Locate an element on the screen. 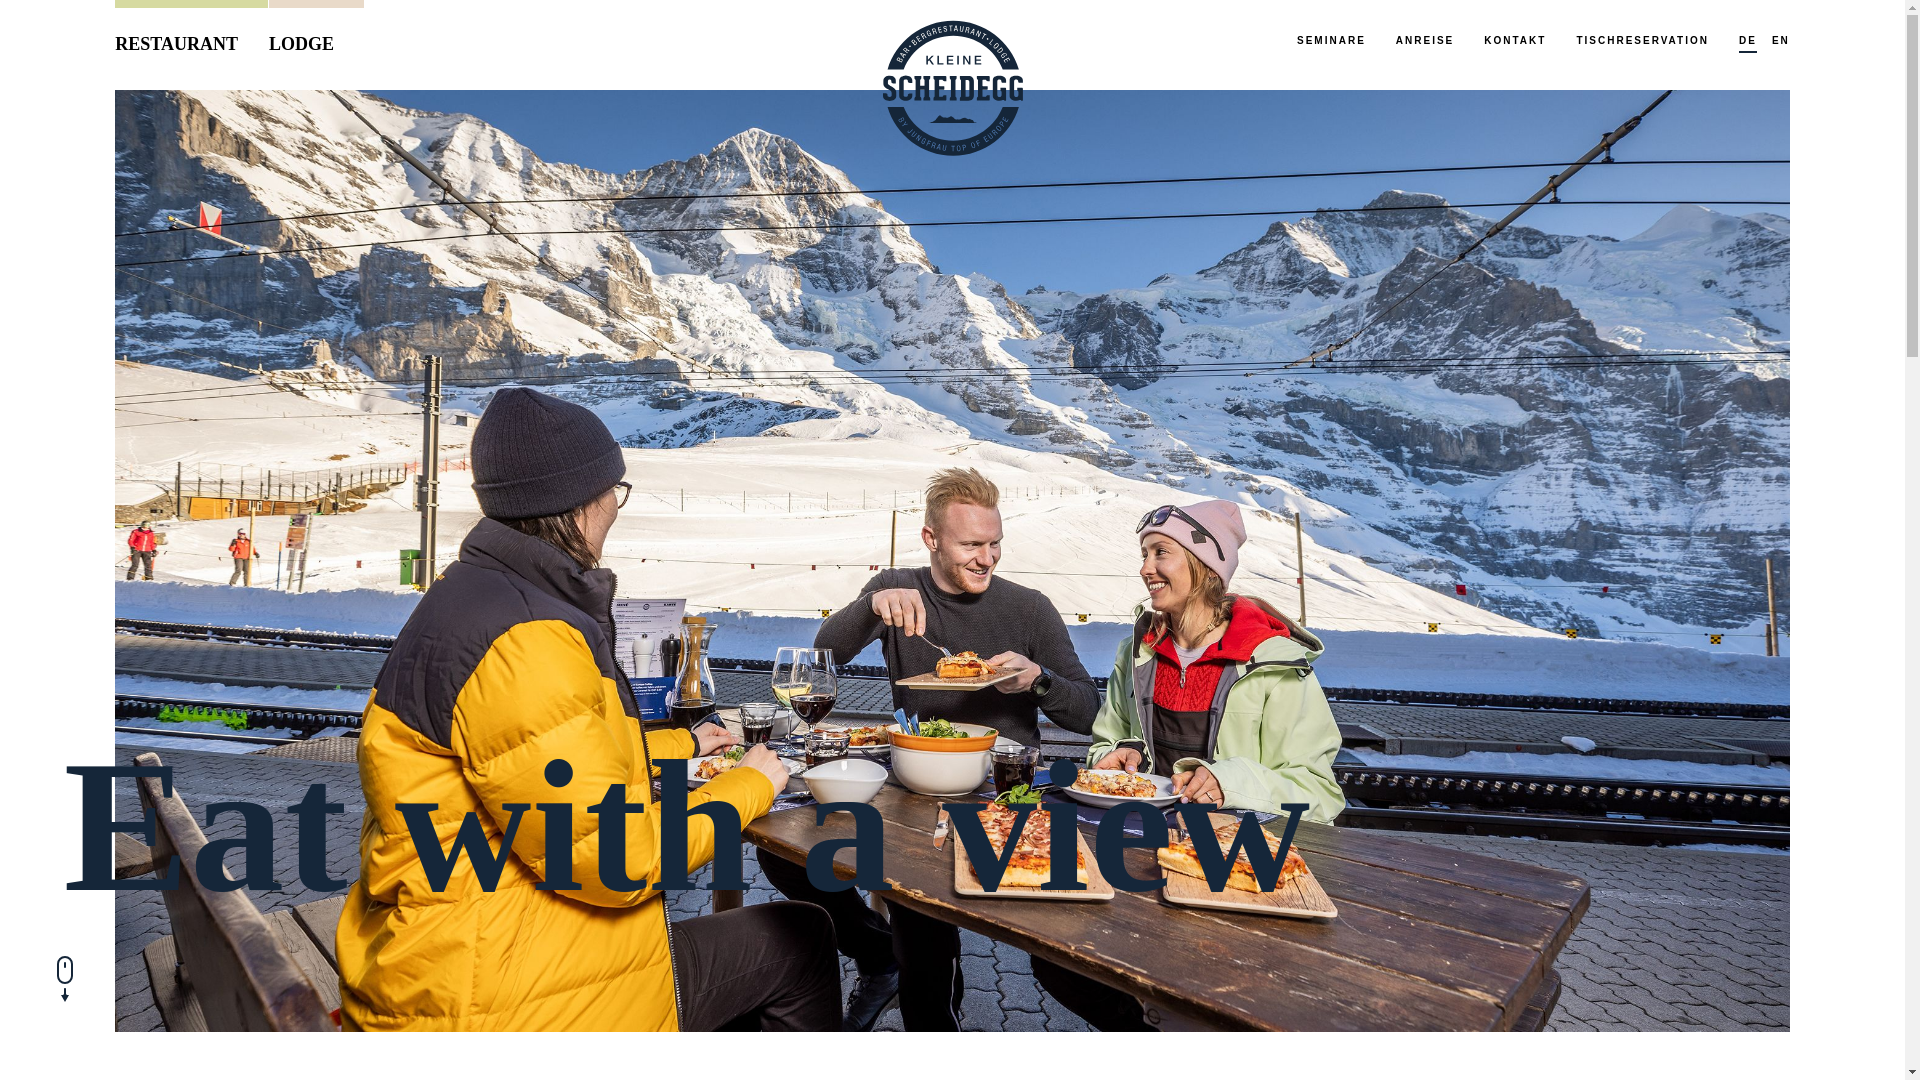 The width and height of the screenshot is (1920, 1080). 'SEMINARE' is located at coordinates (1296, 41).